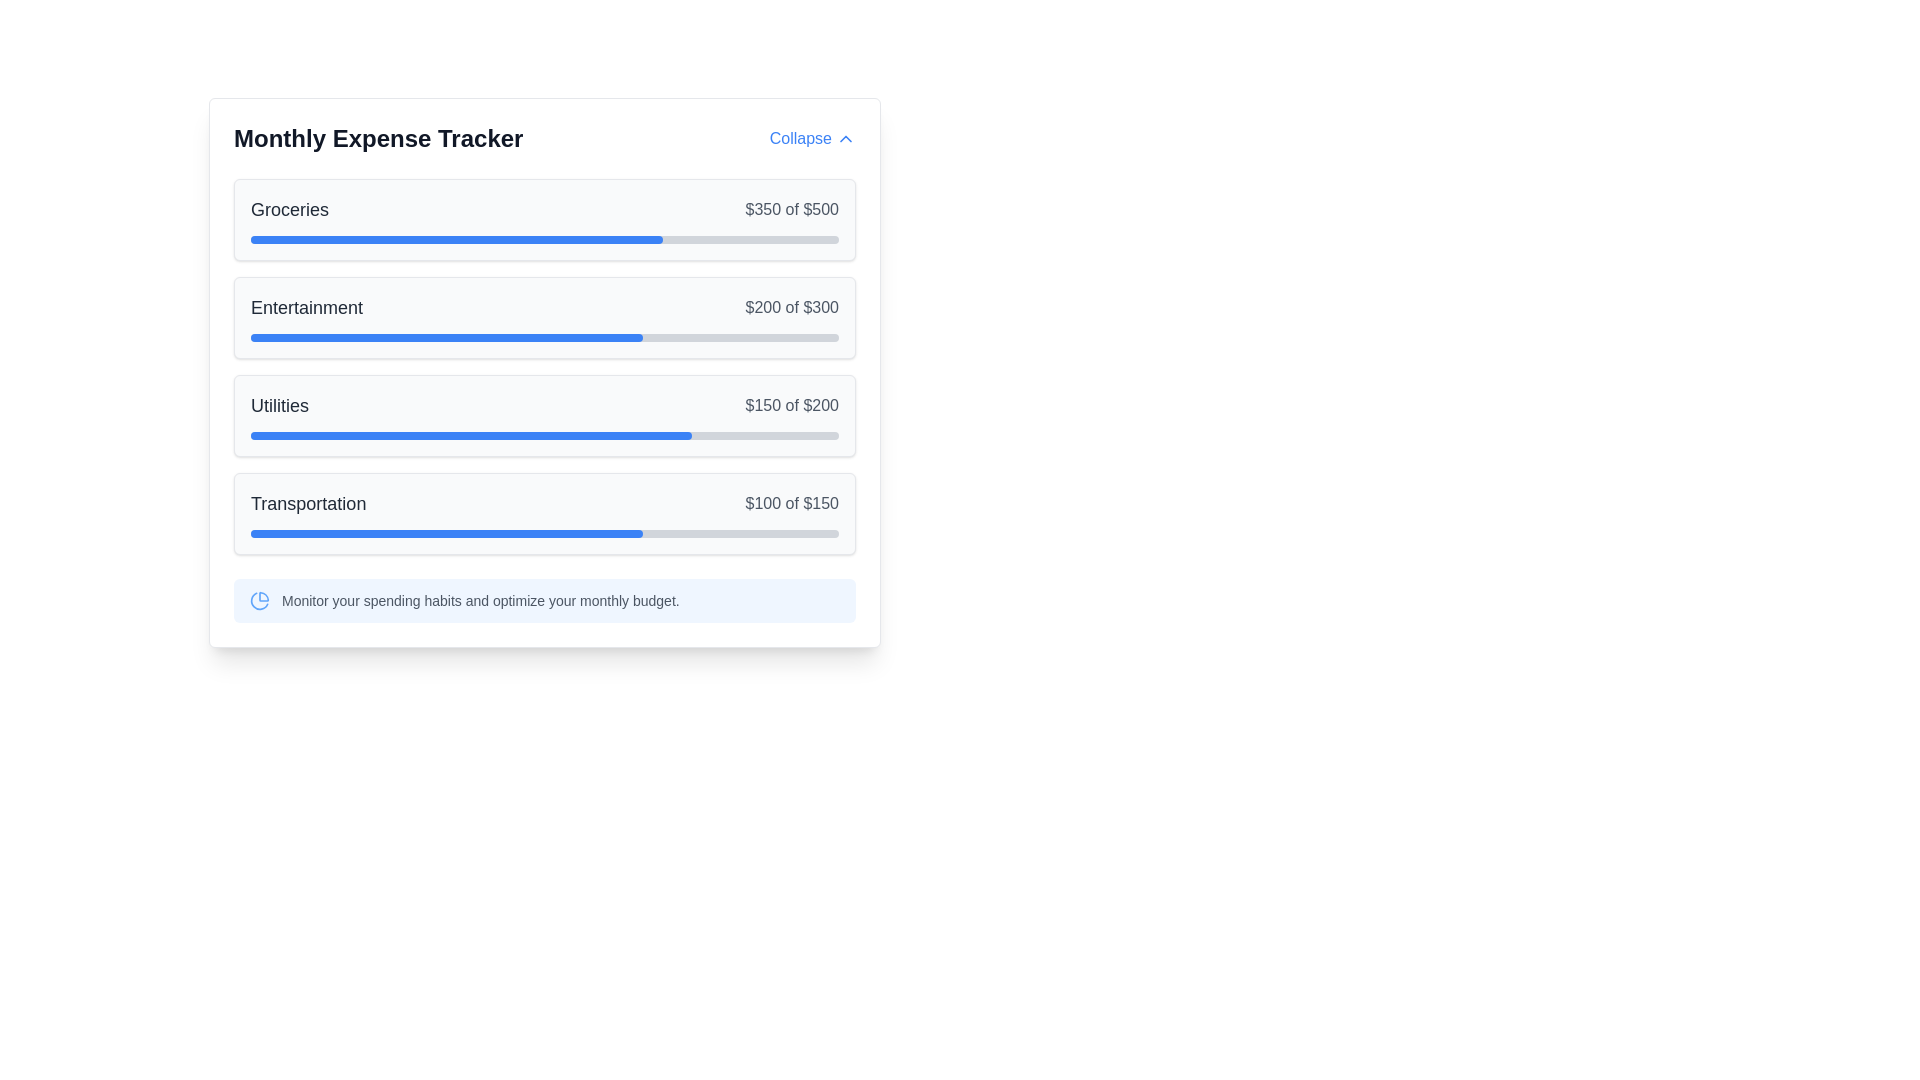  I want to click on the text label displaying '$200 of $300', which is styled with a gray font and located in the financial tracker interface, aligned to the right of the 'Entertainment' header, so click(791, 308).